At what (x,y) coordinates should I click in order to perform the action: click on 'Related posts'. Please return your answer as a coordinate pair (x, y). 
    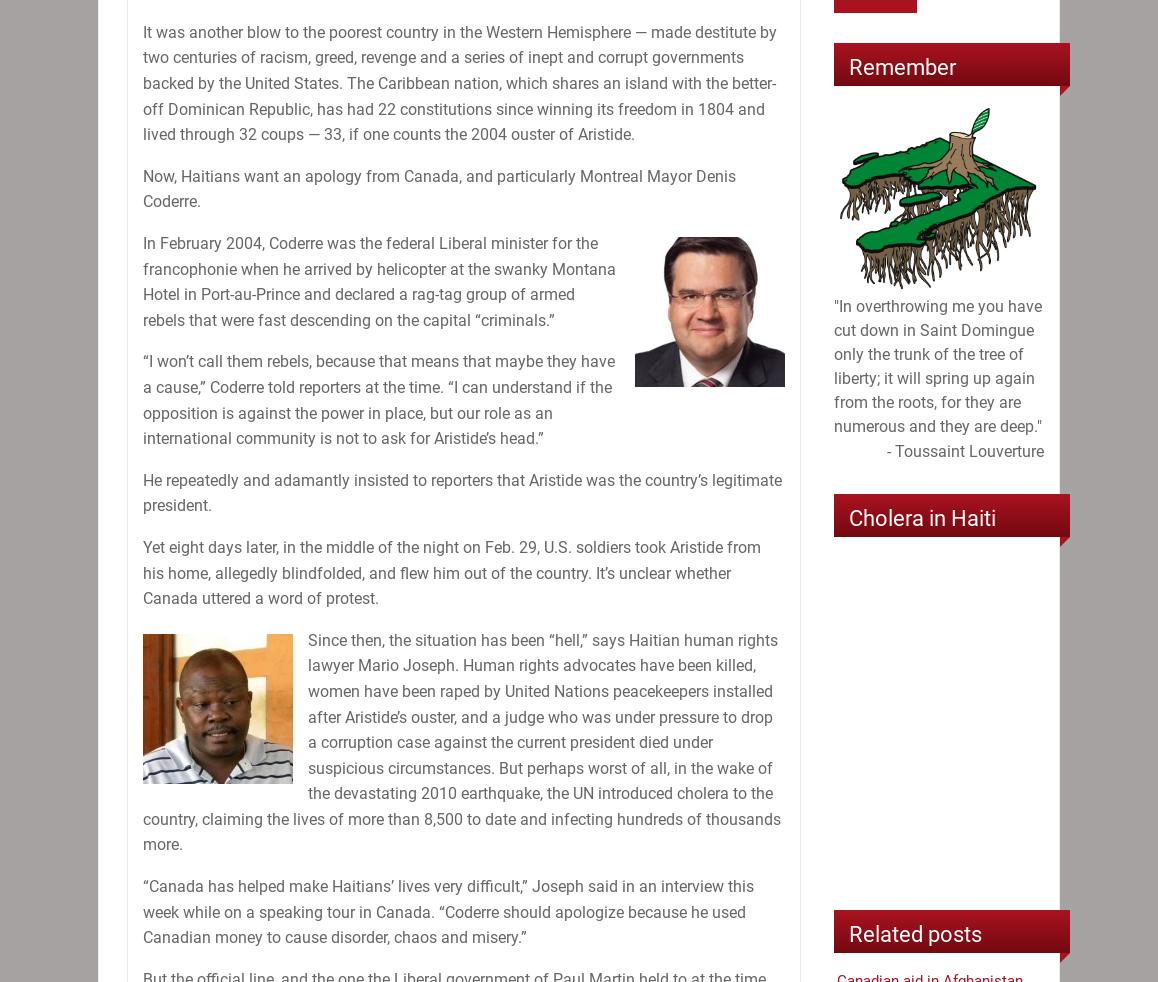
    Looking at the image, I should click on (915, 932).